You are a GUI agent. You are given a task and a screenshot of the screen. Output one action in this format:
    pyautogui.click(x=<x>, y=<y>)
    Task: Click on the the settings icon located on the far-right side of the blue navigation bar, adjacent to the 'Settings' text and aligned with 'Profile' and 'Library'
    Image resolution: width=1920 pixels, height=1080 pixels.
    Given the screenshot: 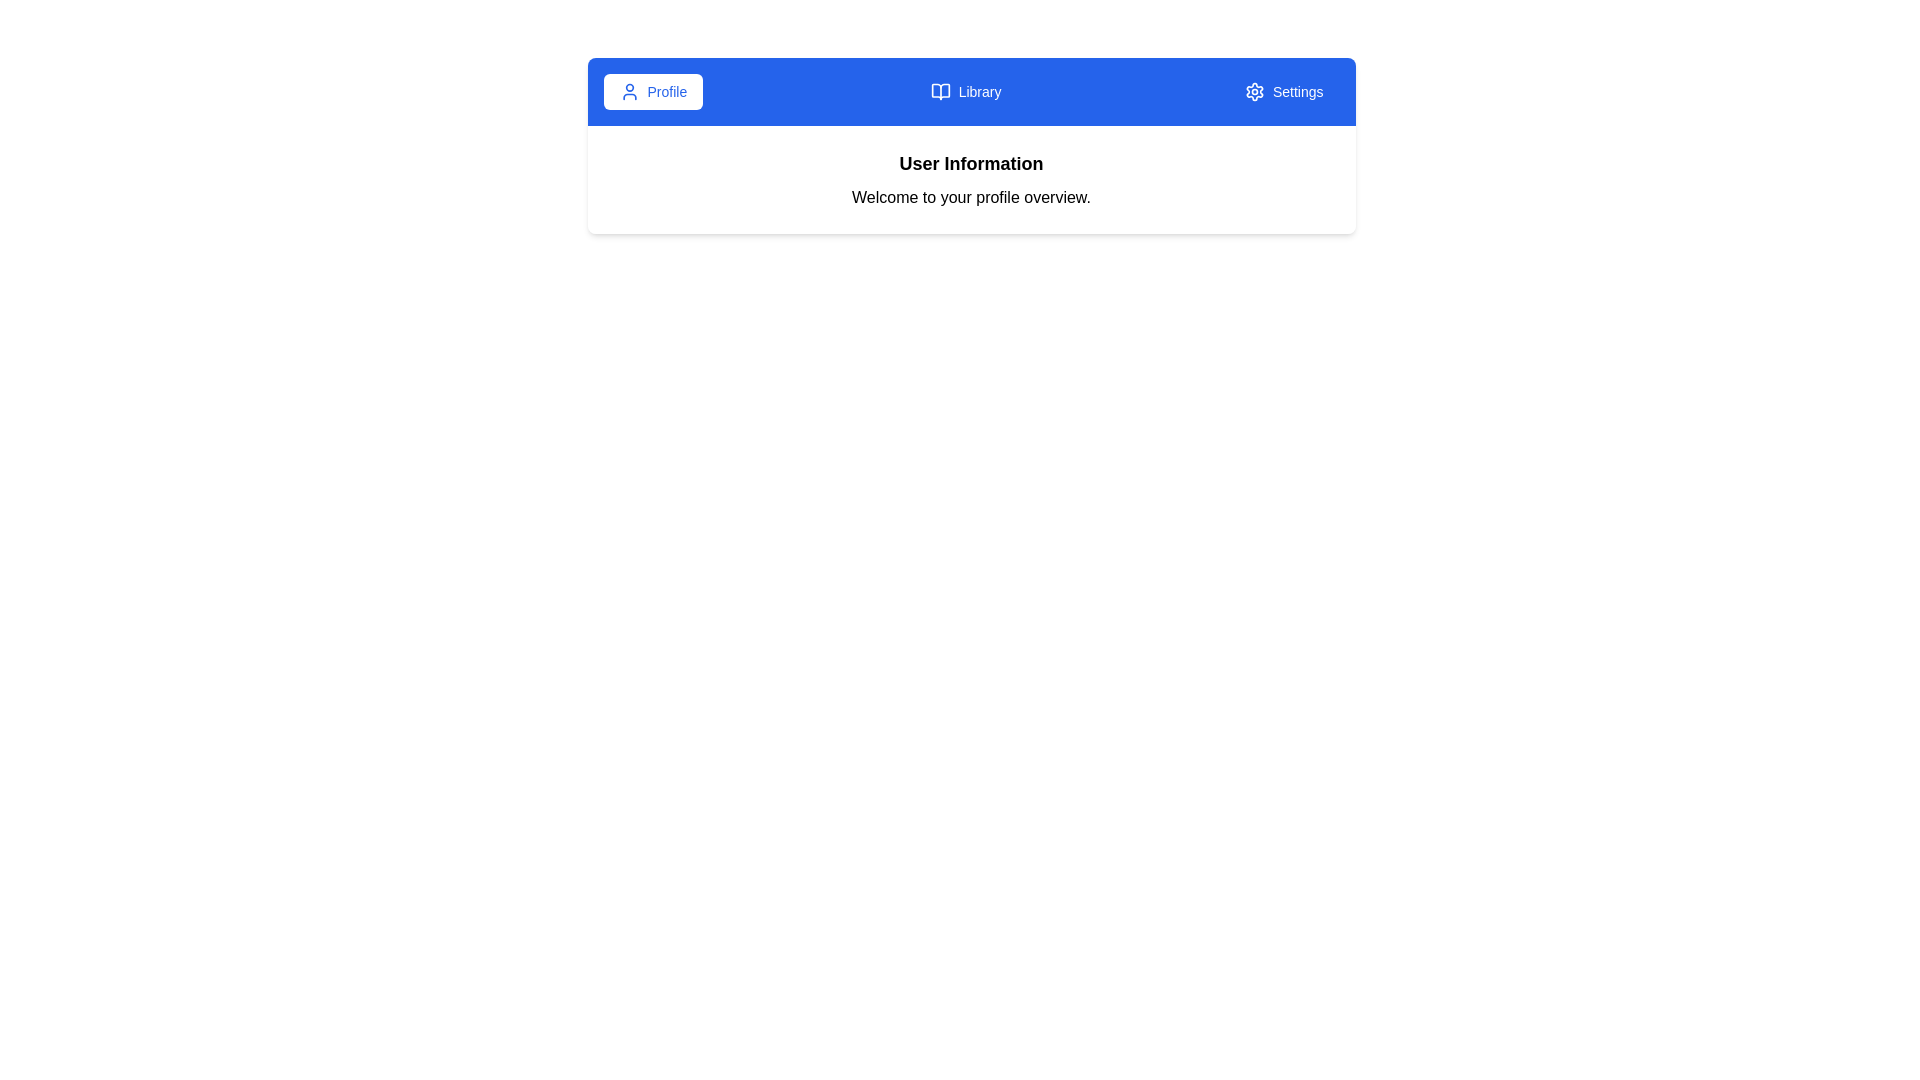 What is the action you would take?
    pyautogui.click(x=1253, y=92)
    